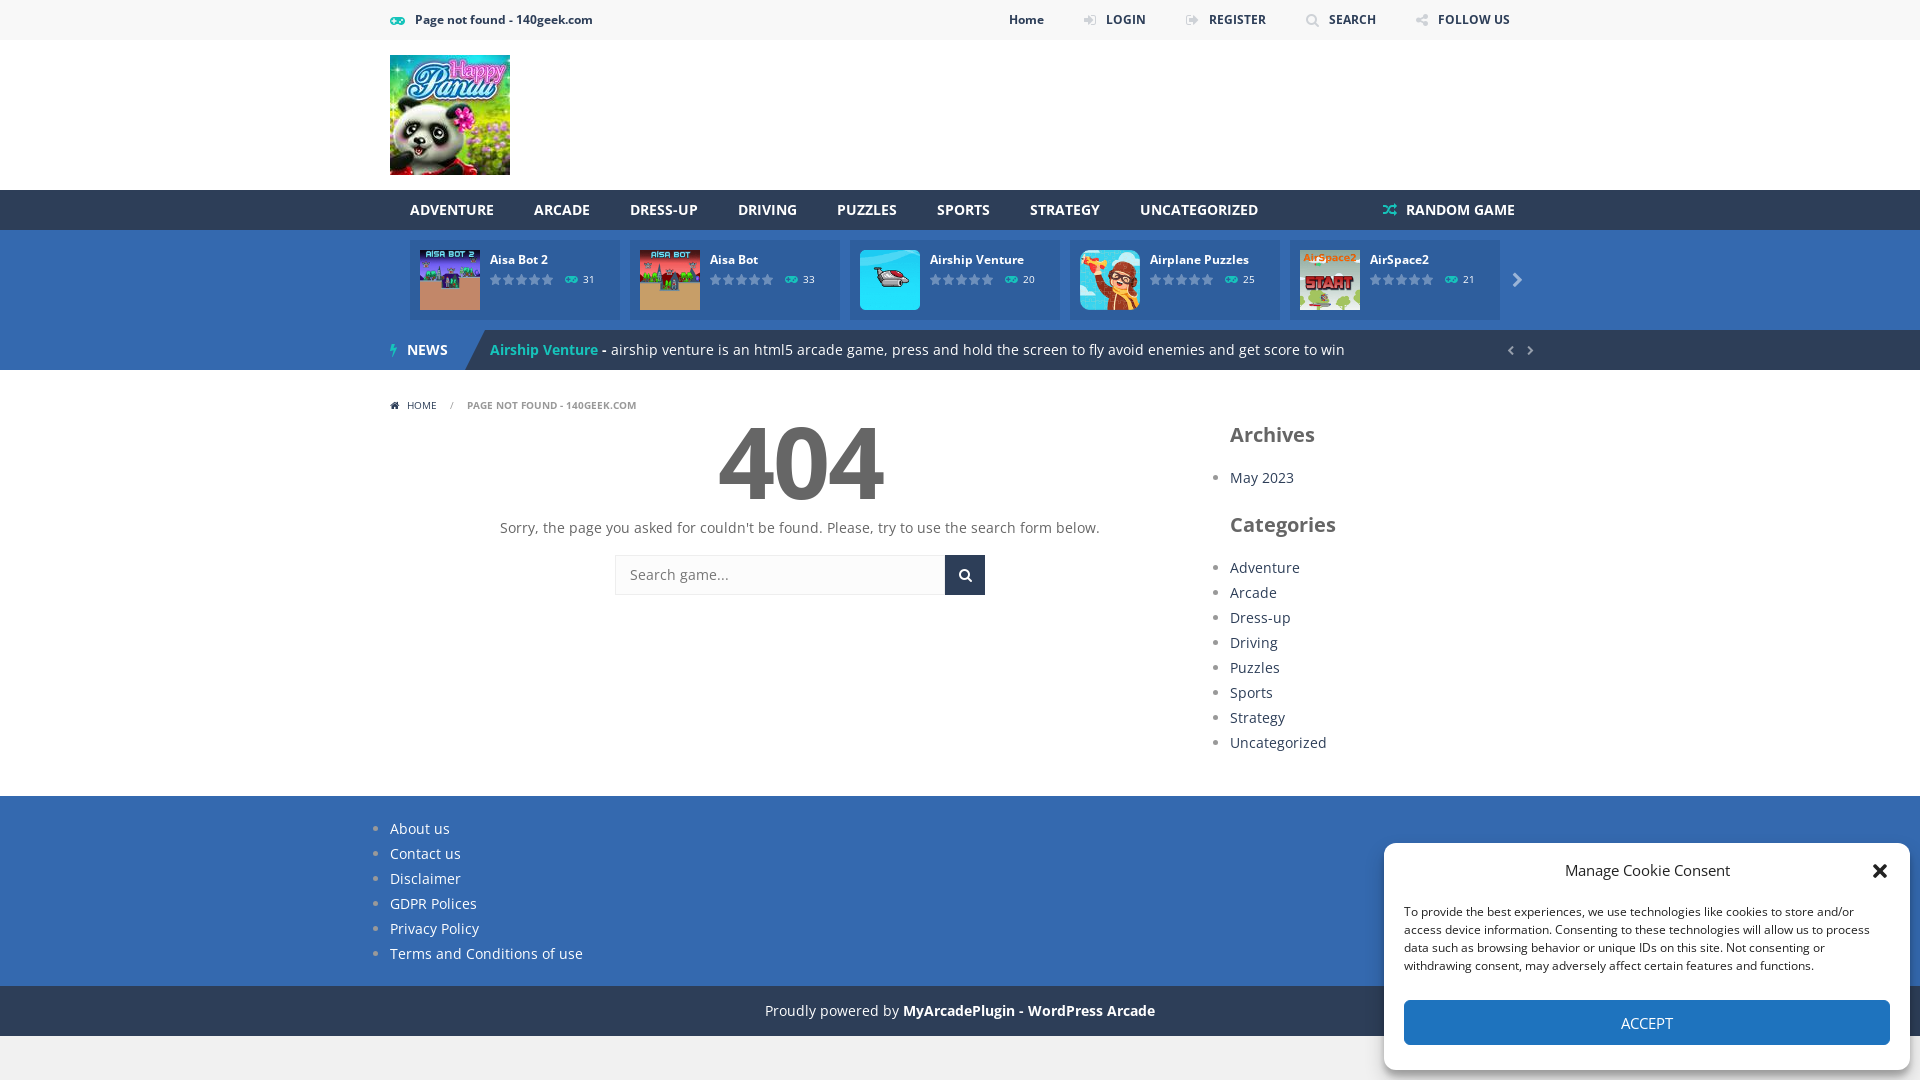 This screenshot has width=1920, height=1080. I want to click on 'Puzzles', so click(1253, 667).